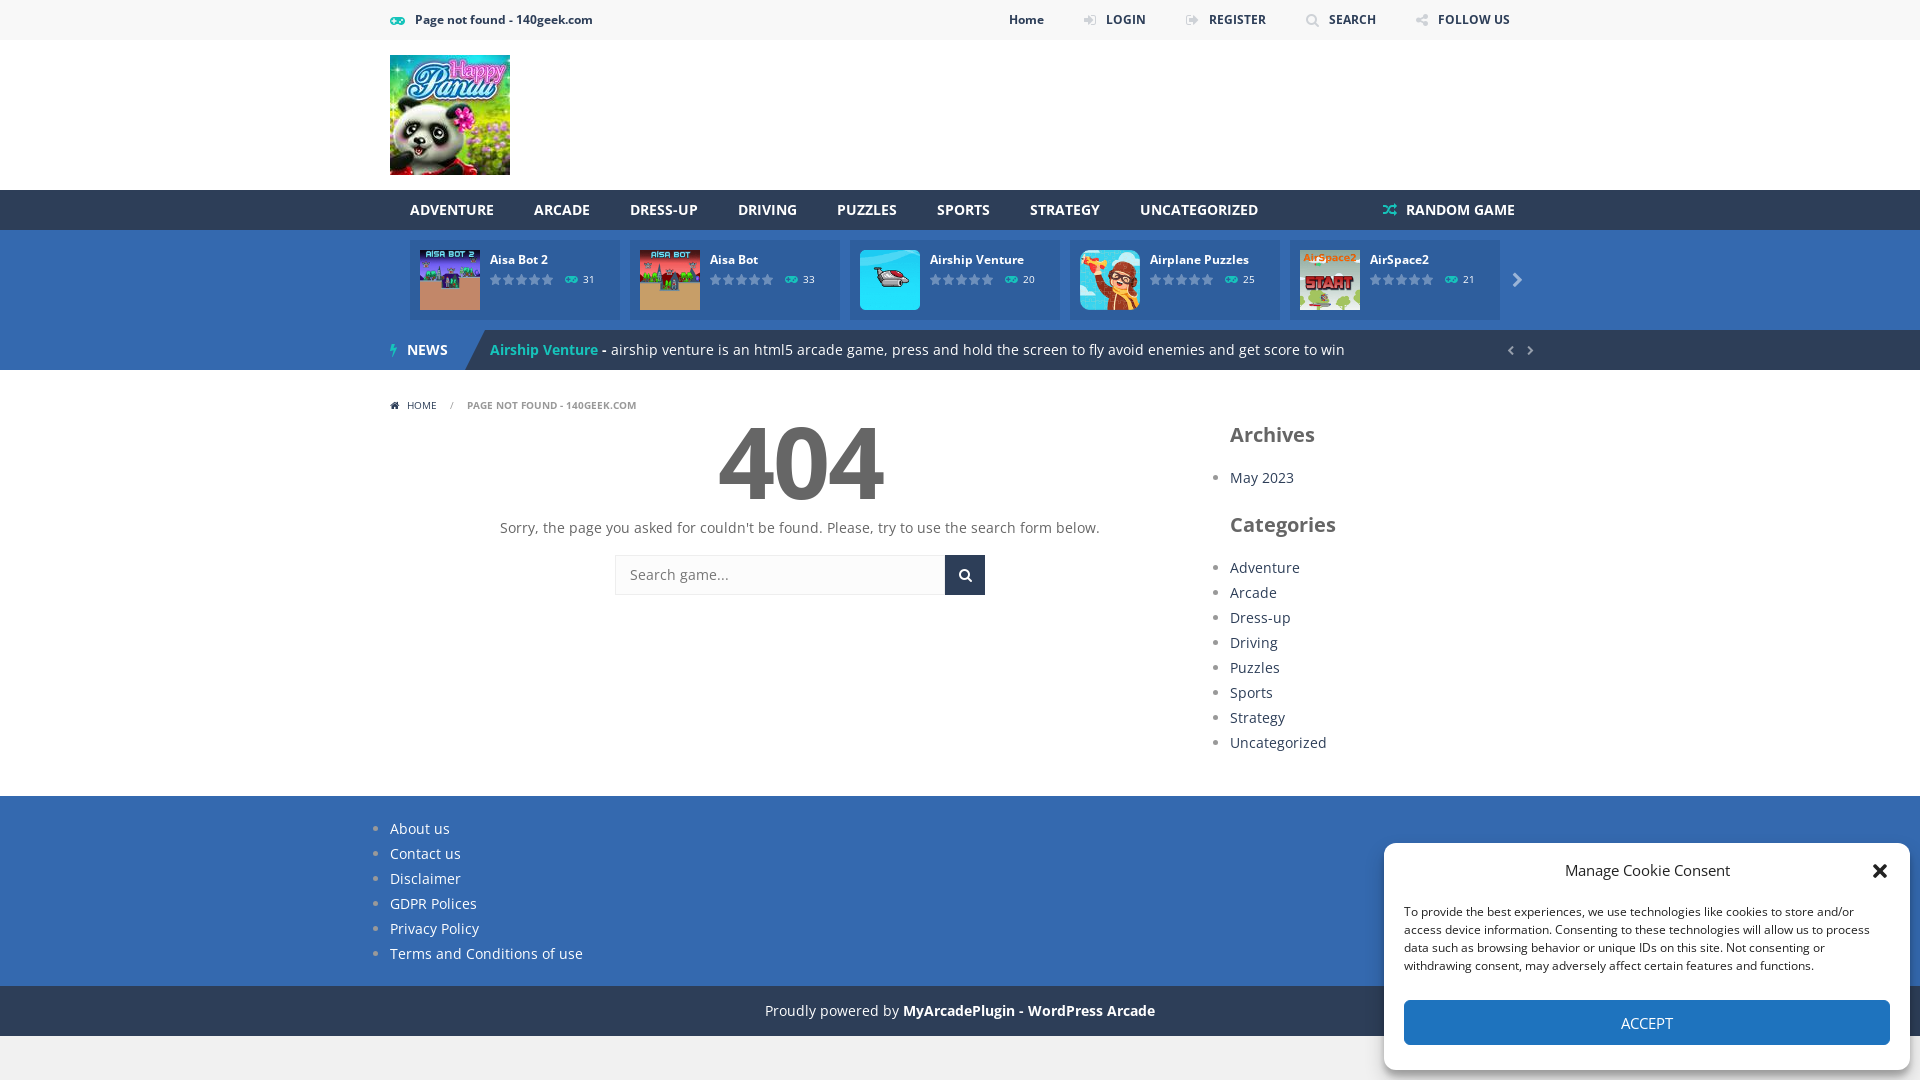 This screenshot has width=1920, height=1080. I want to click on 'Puzzles', so click(1253, 667).